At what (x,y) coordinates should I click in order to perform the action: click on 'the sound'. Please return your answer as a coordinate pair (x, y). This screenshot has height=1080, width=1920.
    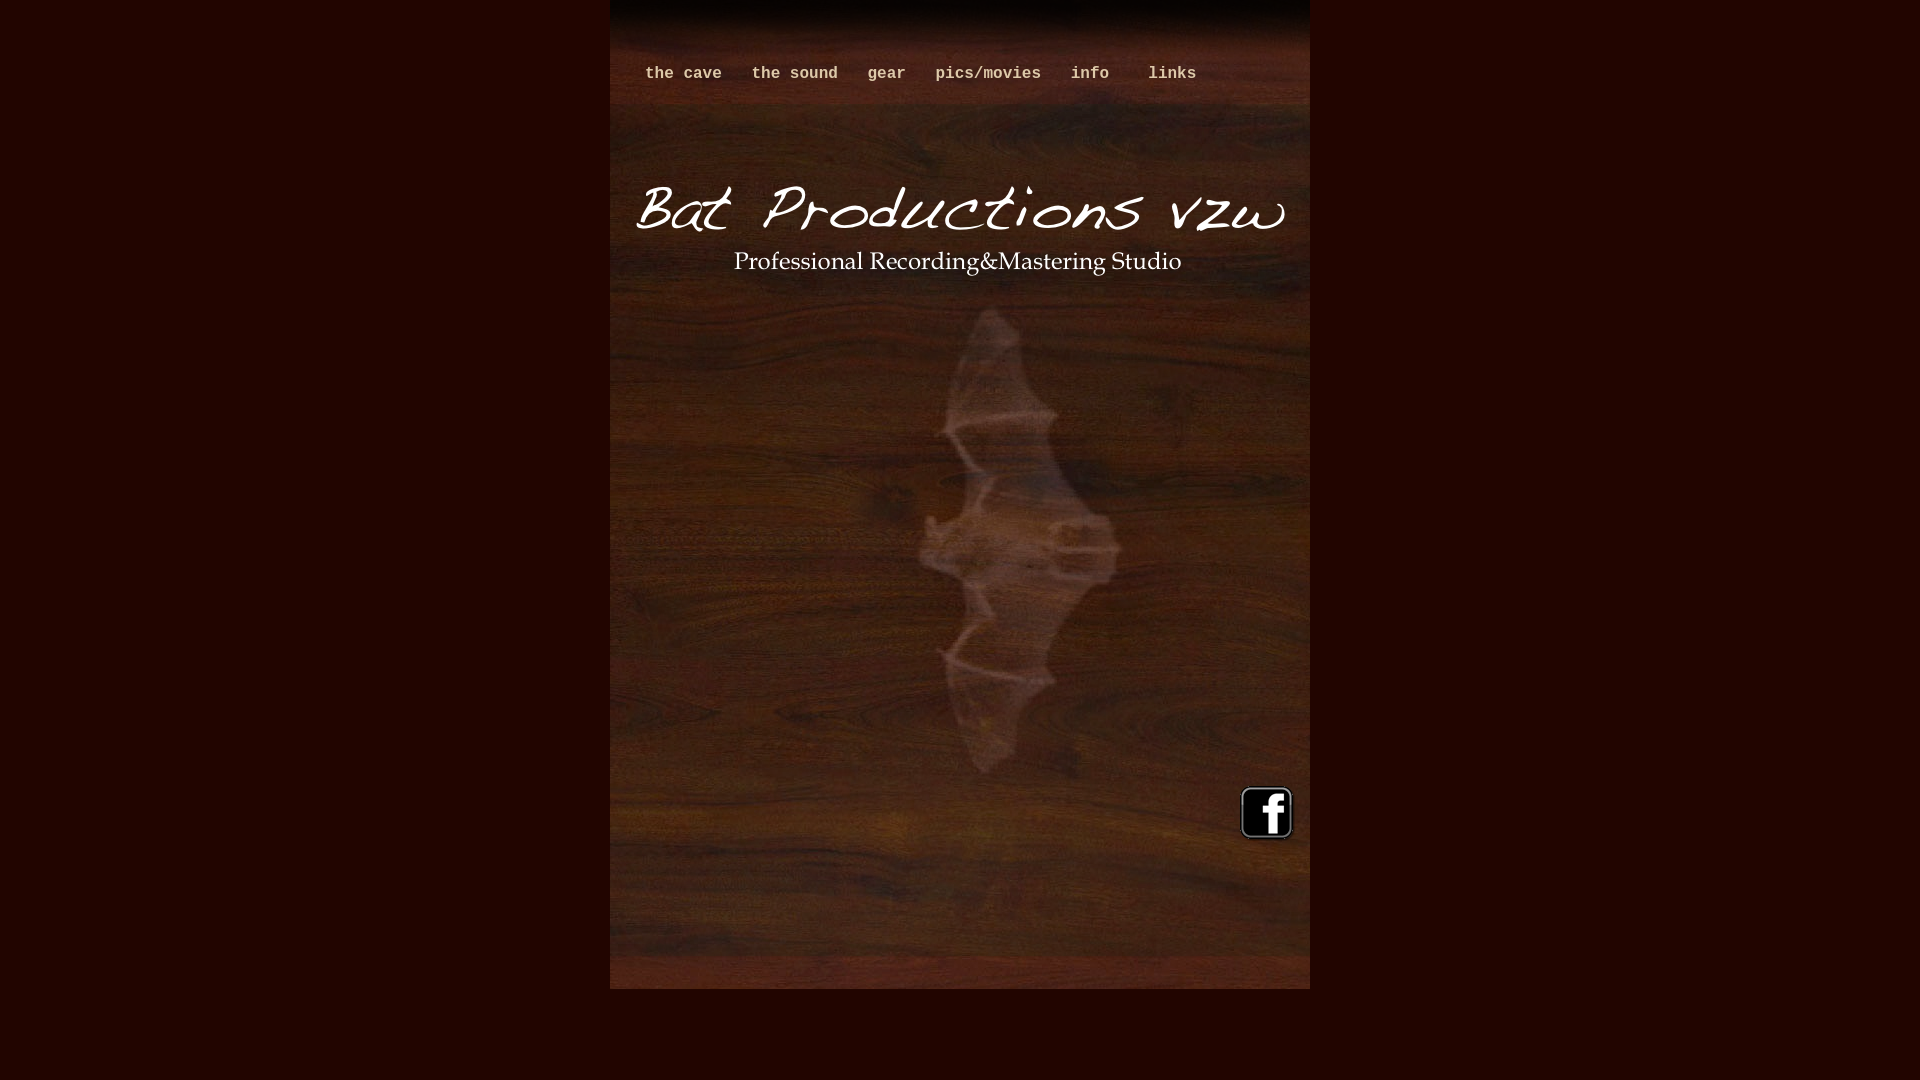
    Looking at the image, I should click on (797, 72).